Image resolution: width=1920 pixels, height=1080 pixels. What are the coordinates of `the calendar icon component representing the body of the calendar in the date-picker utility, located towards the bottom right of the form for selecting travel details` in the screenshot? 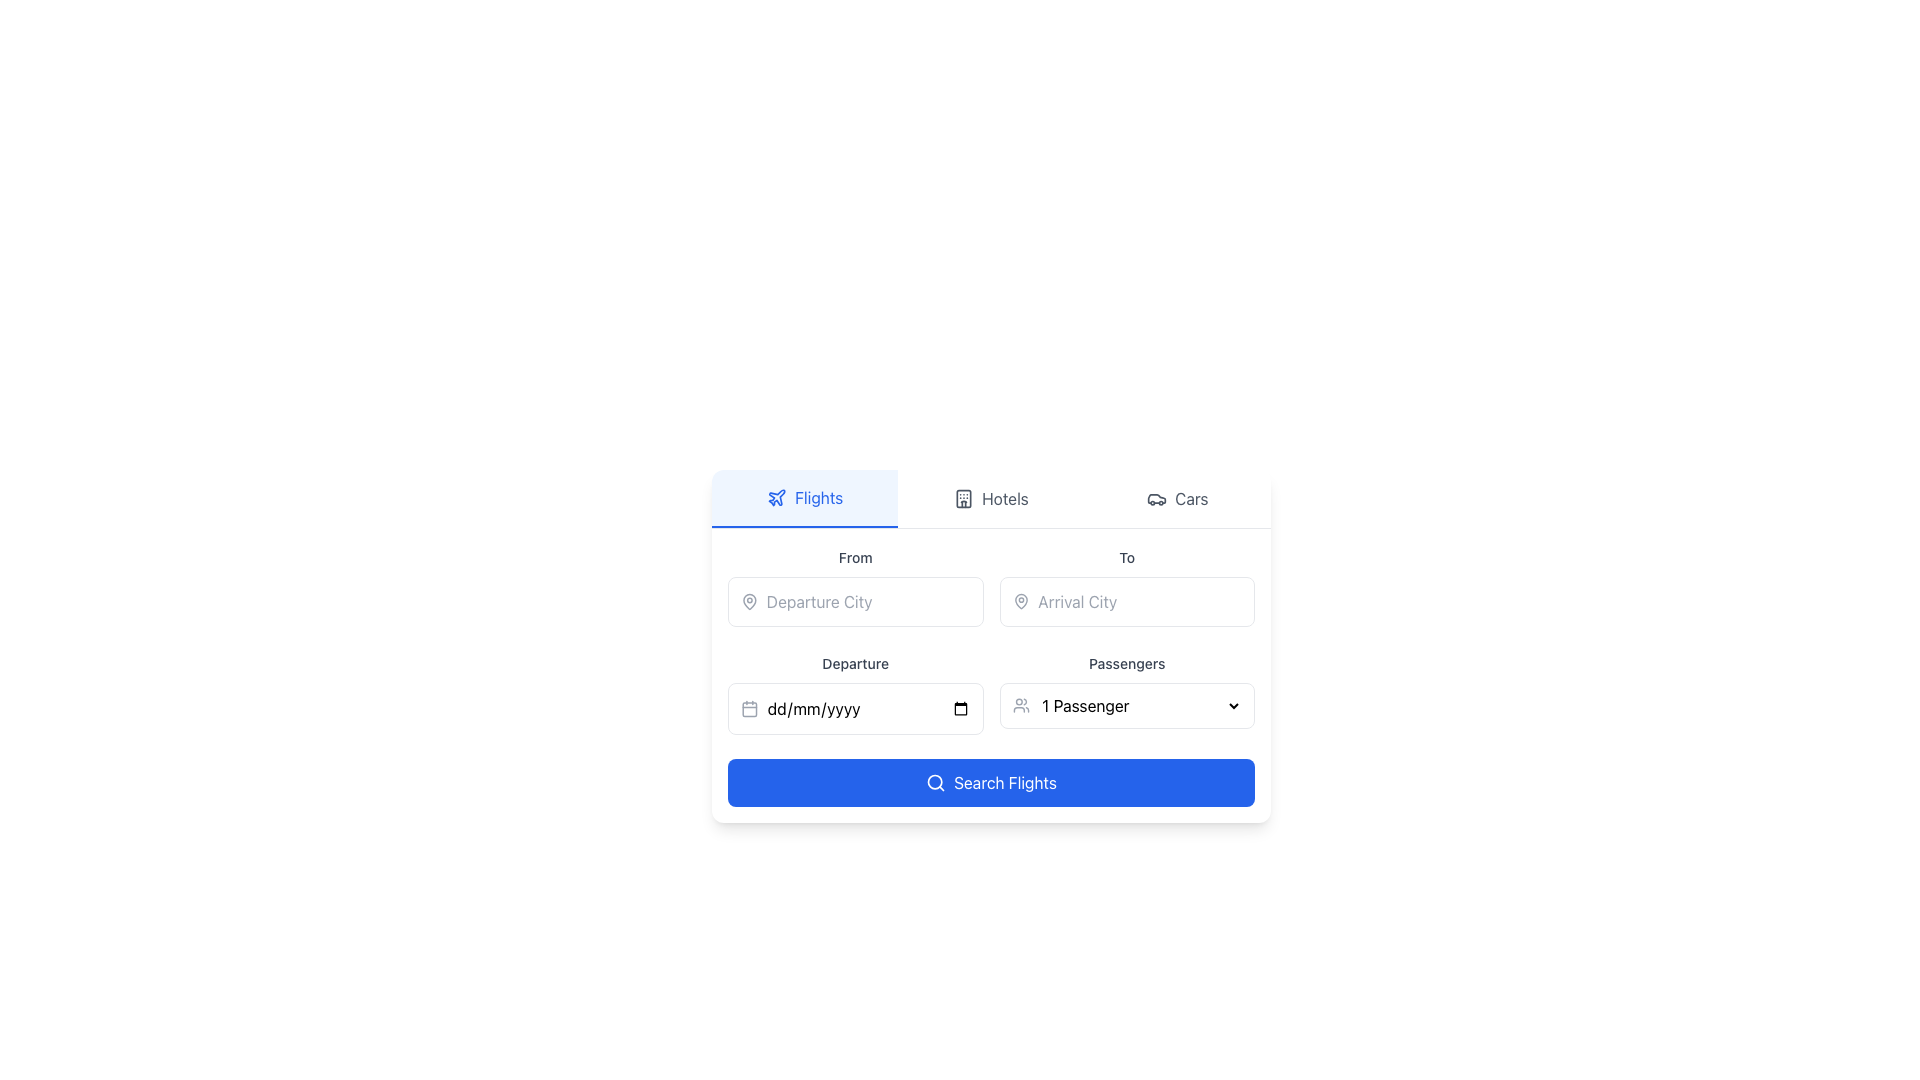 It's located at (748, 708).